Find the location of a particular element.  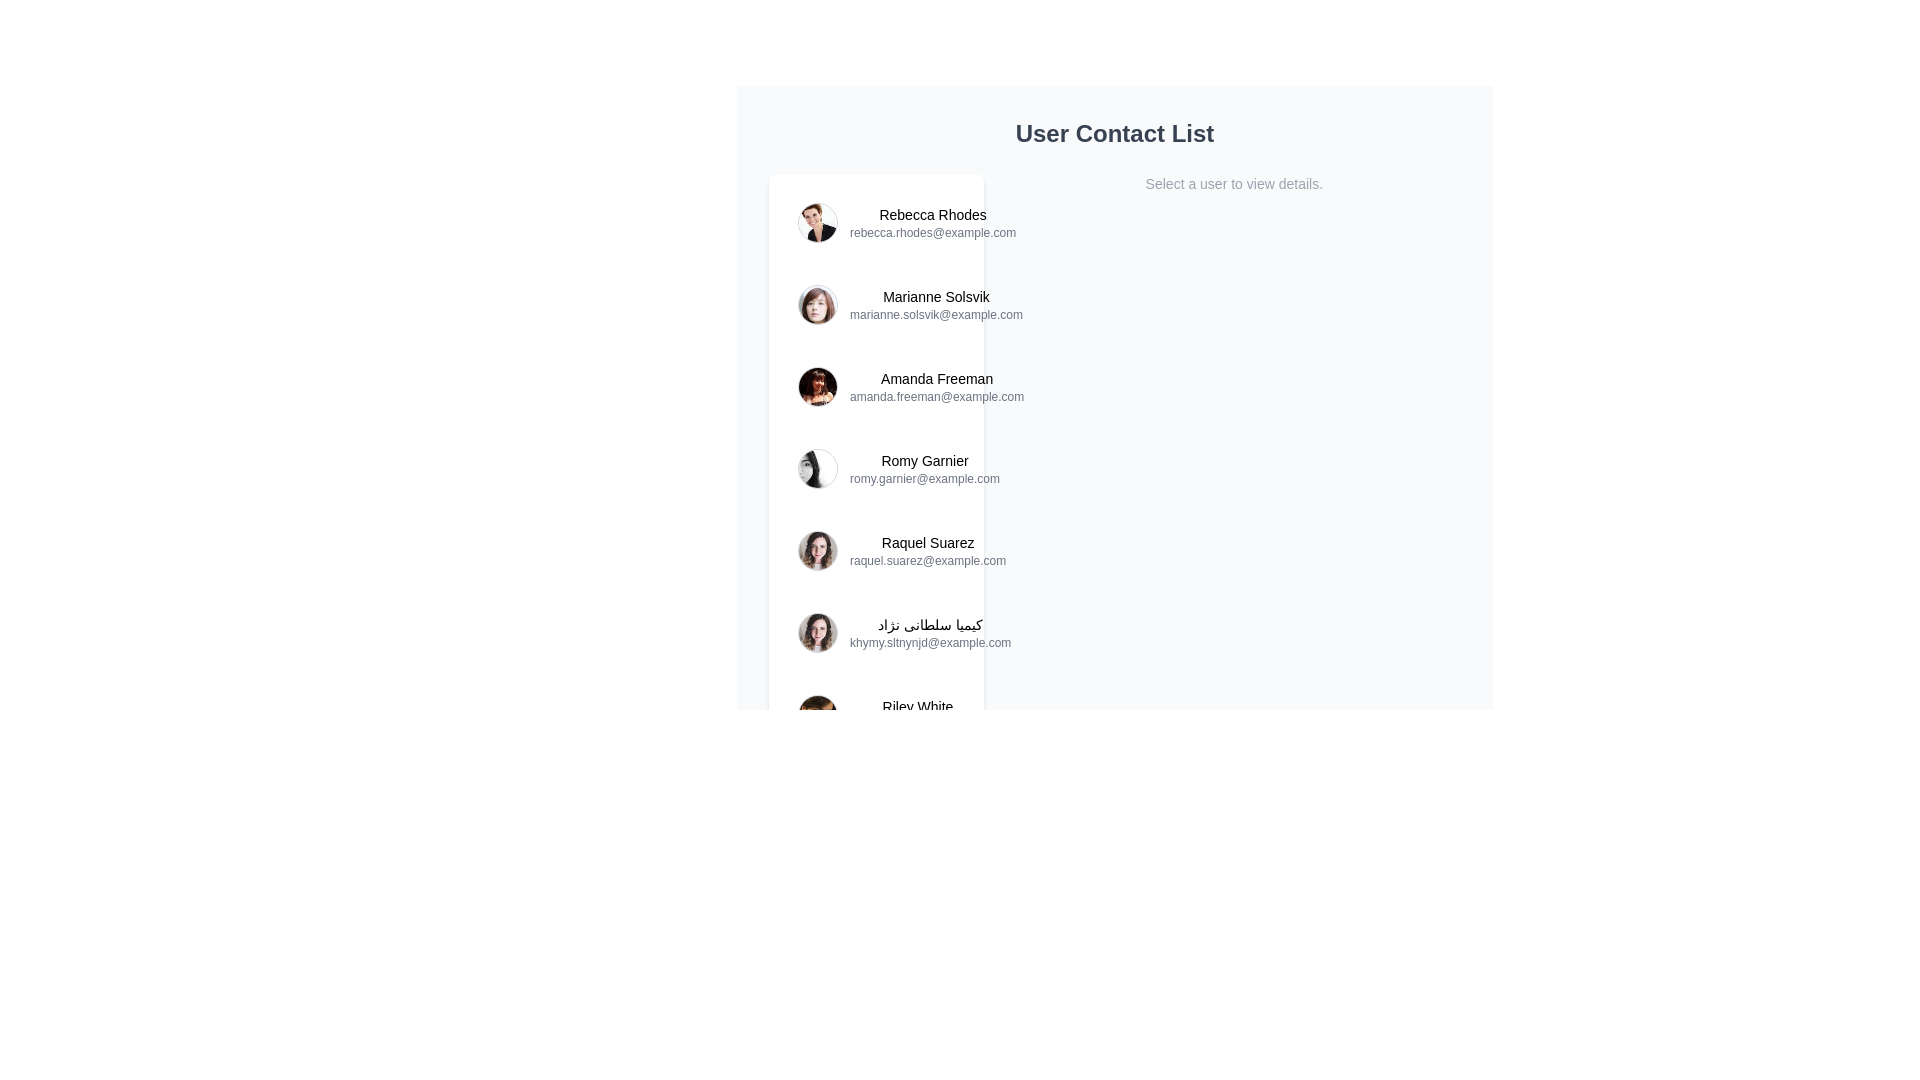

email address displayed in the text label showing 'amanda.freeman@example.com', which is styled with a small font and gray color, positioned directly below the name 'Amanda Freeman' in the user contact list is located at coordinates (936, 397).